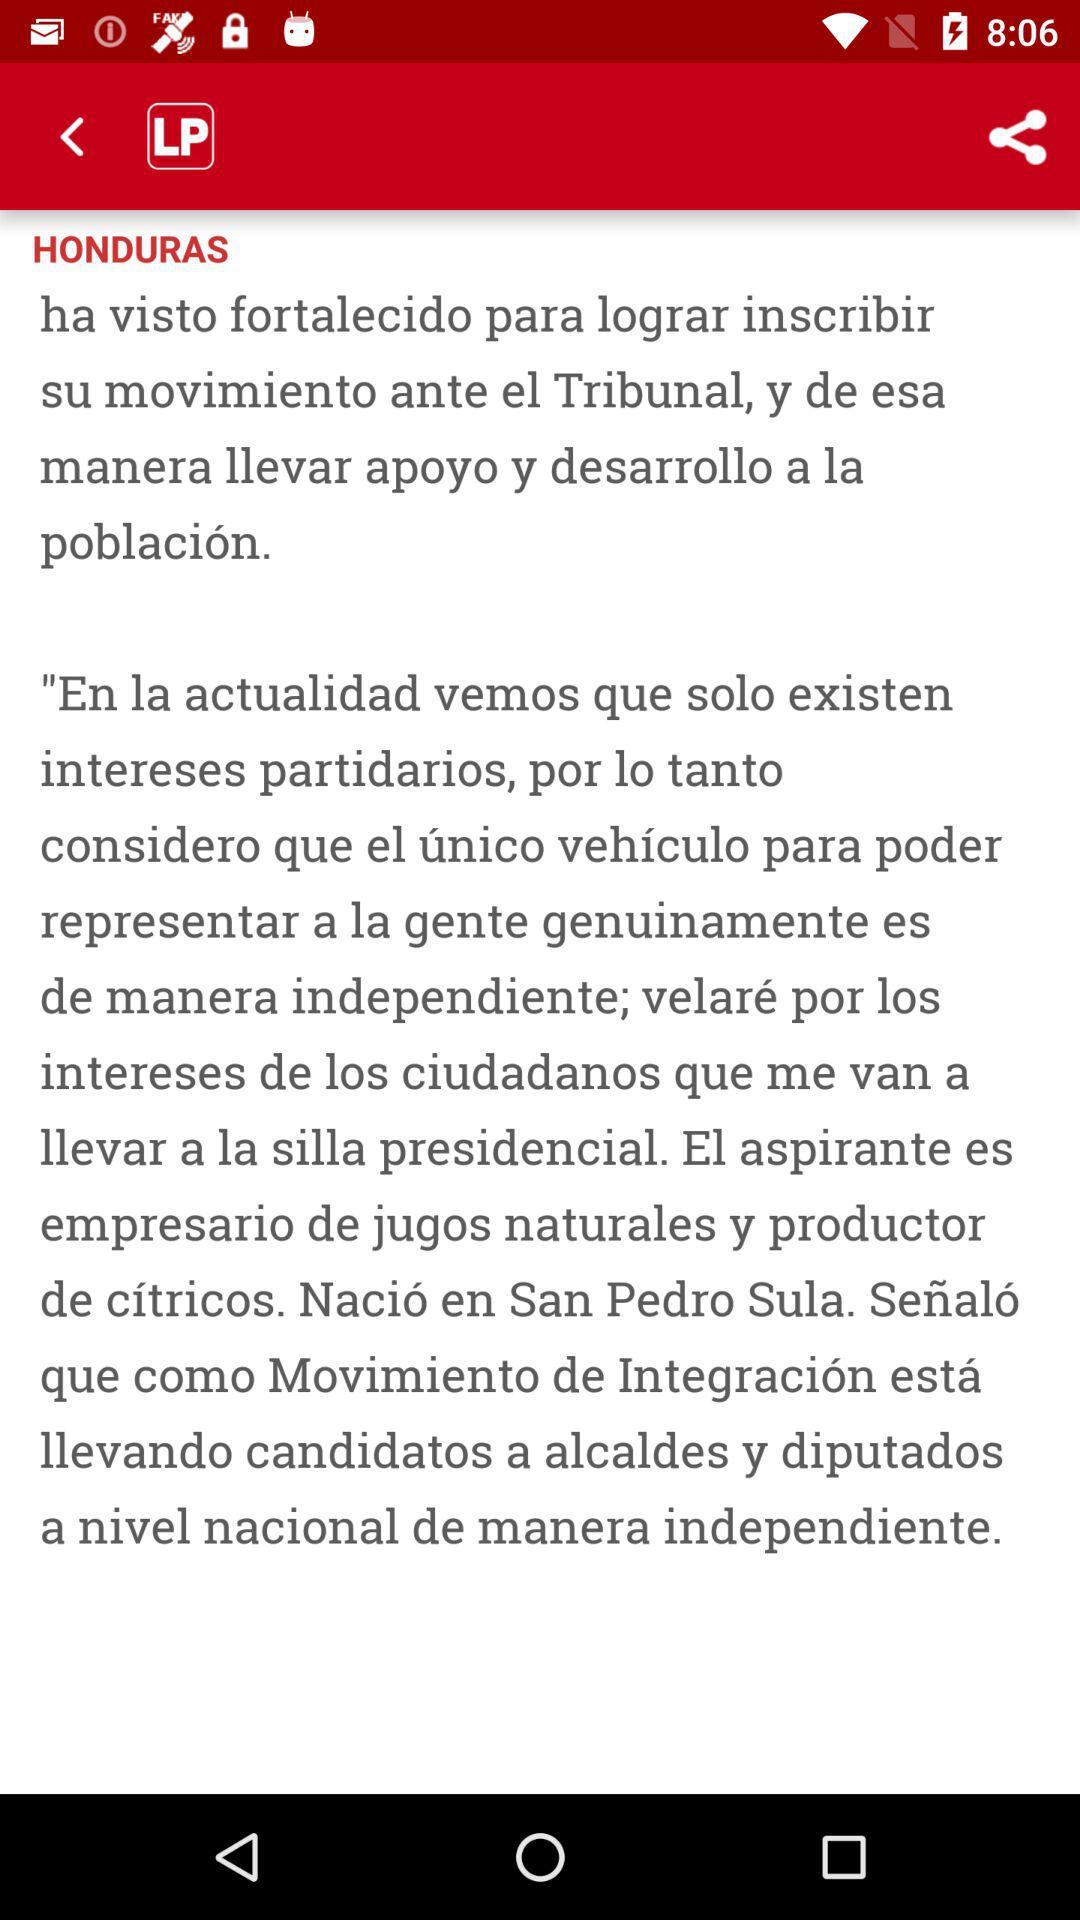 The height and width of the screenshot is (1920, 1080). What do you see at coordinates (1017, 135) in the screenshot?
I see `the icon to the right of the honduras` at bounding box center [1017, 135].